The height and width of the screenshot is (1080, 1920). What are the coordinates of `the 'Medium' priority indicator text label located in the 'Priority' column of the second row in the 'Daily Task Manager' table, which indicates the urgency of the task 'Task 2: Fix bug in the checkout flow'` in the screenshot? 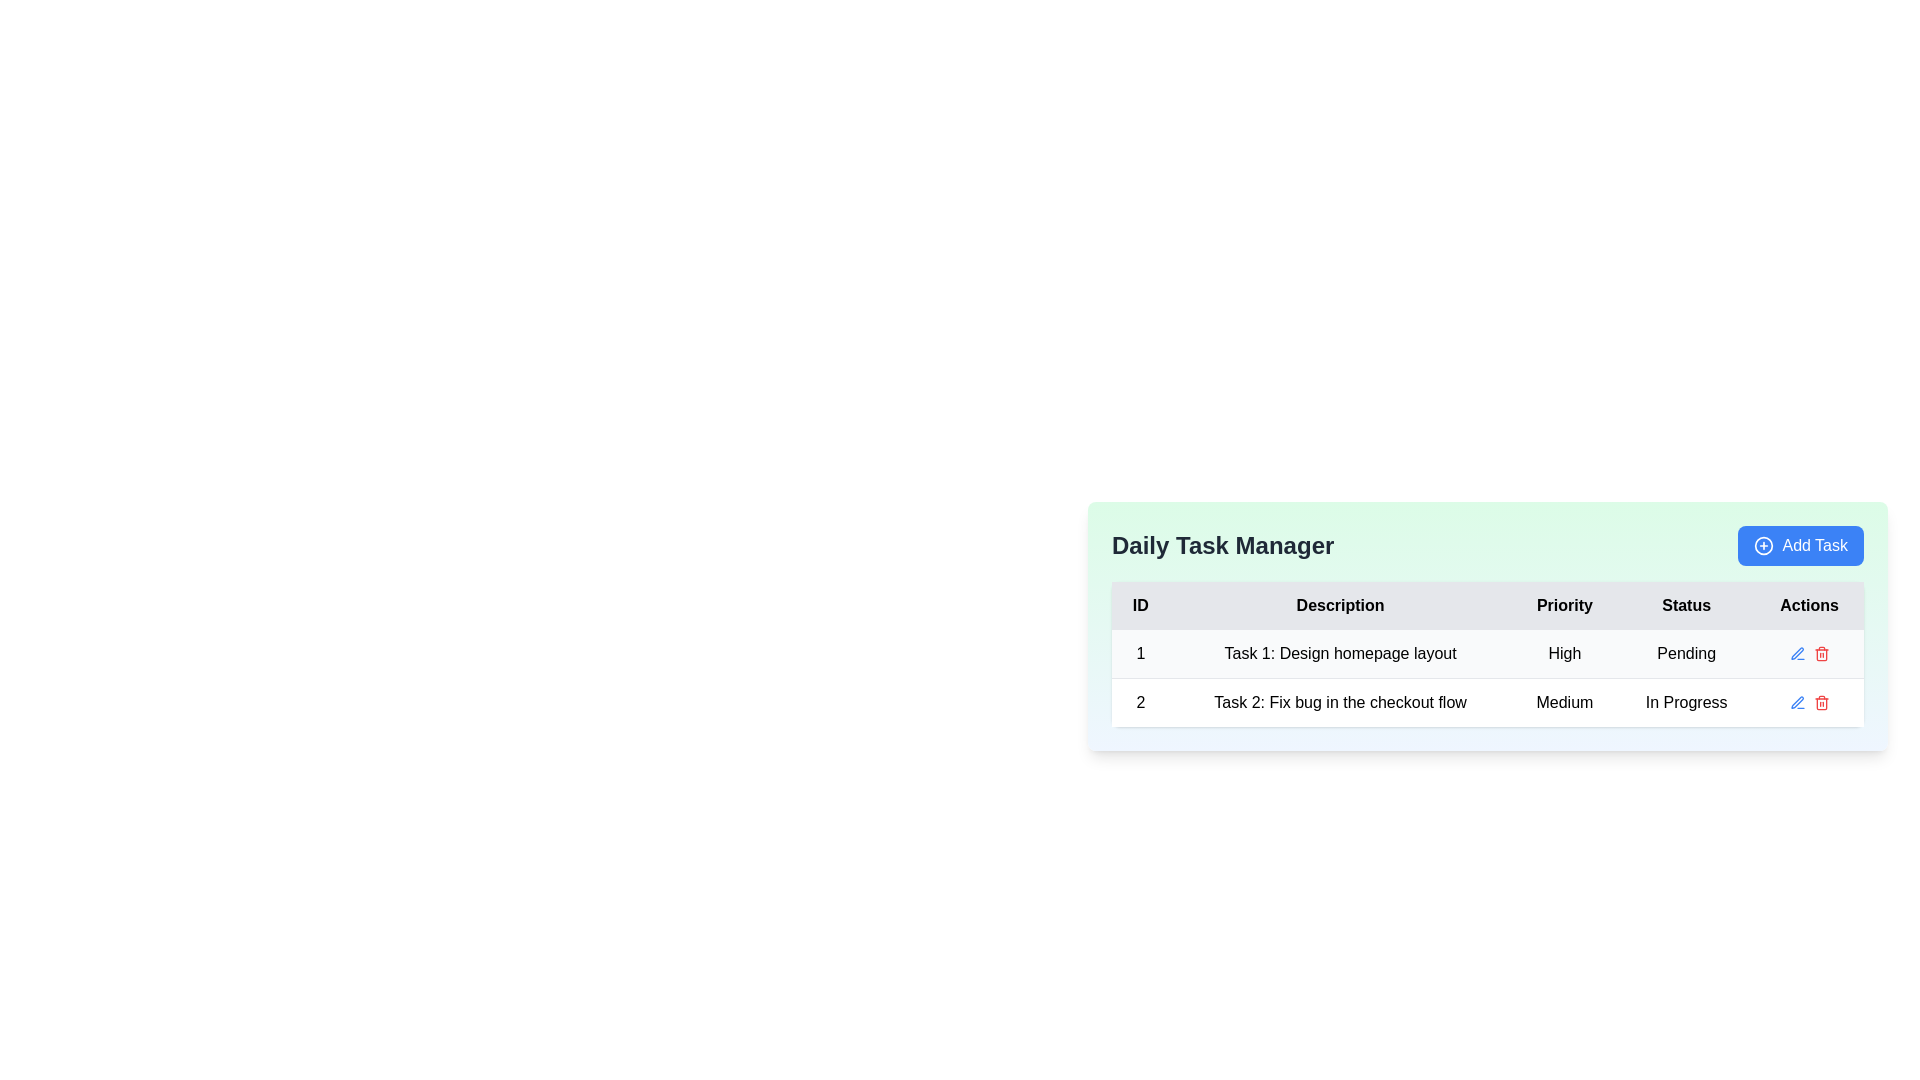 It's located at (1563, 701).